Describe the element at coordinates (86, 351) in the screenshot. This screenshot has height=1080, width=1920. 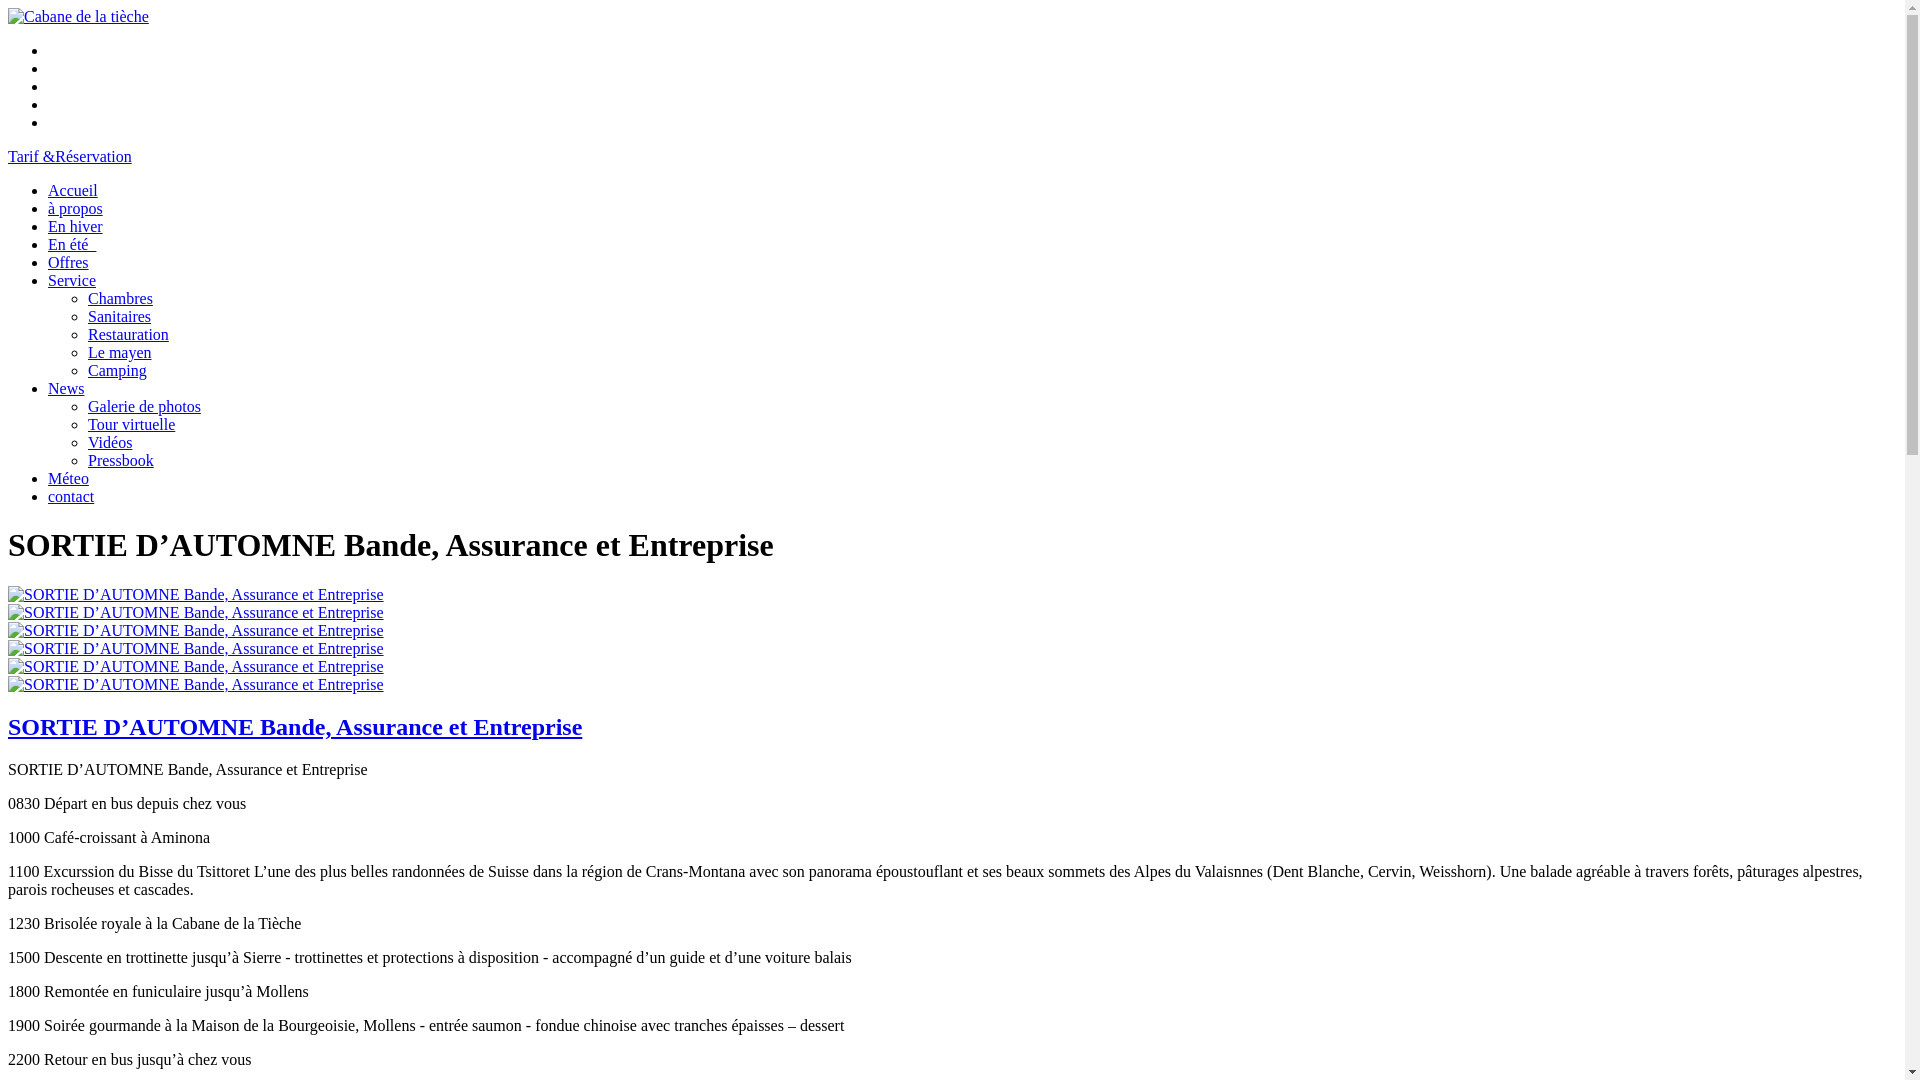
I see `'Le mayen'` at that location.